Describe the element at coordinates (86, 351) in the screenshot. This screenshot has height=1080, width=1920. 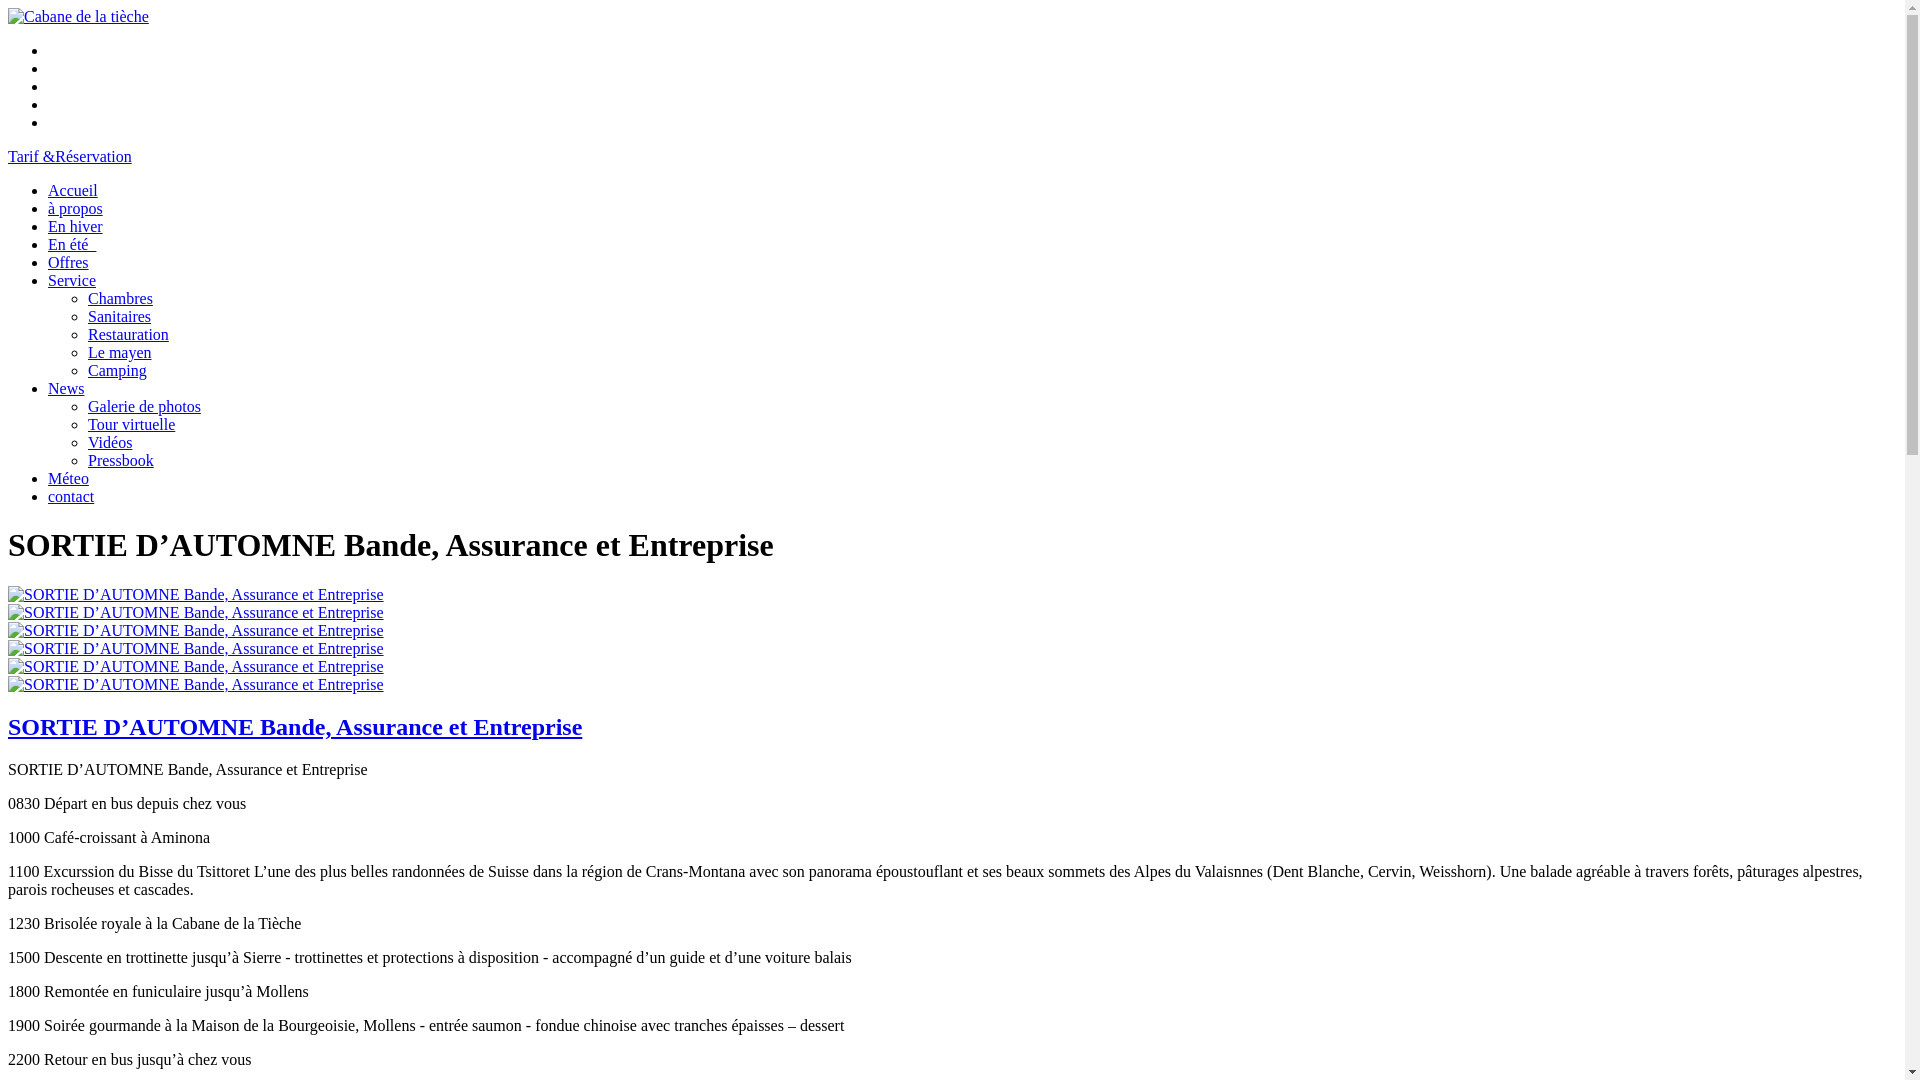
I see `'Le mayen'` at that location.